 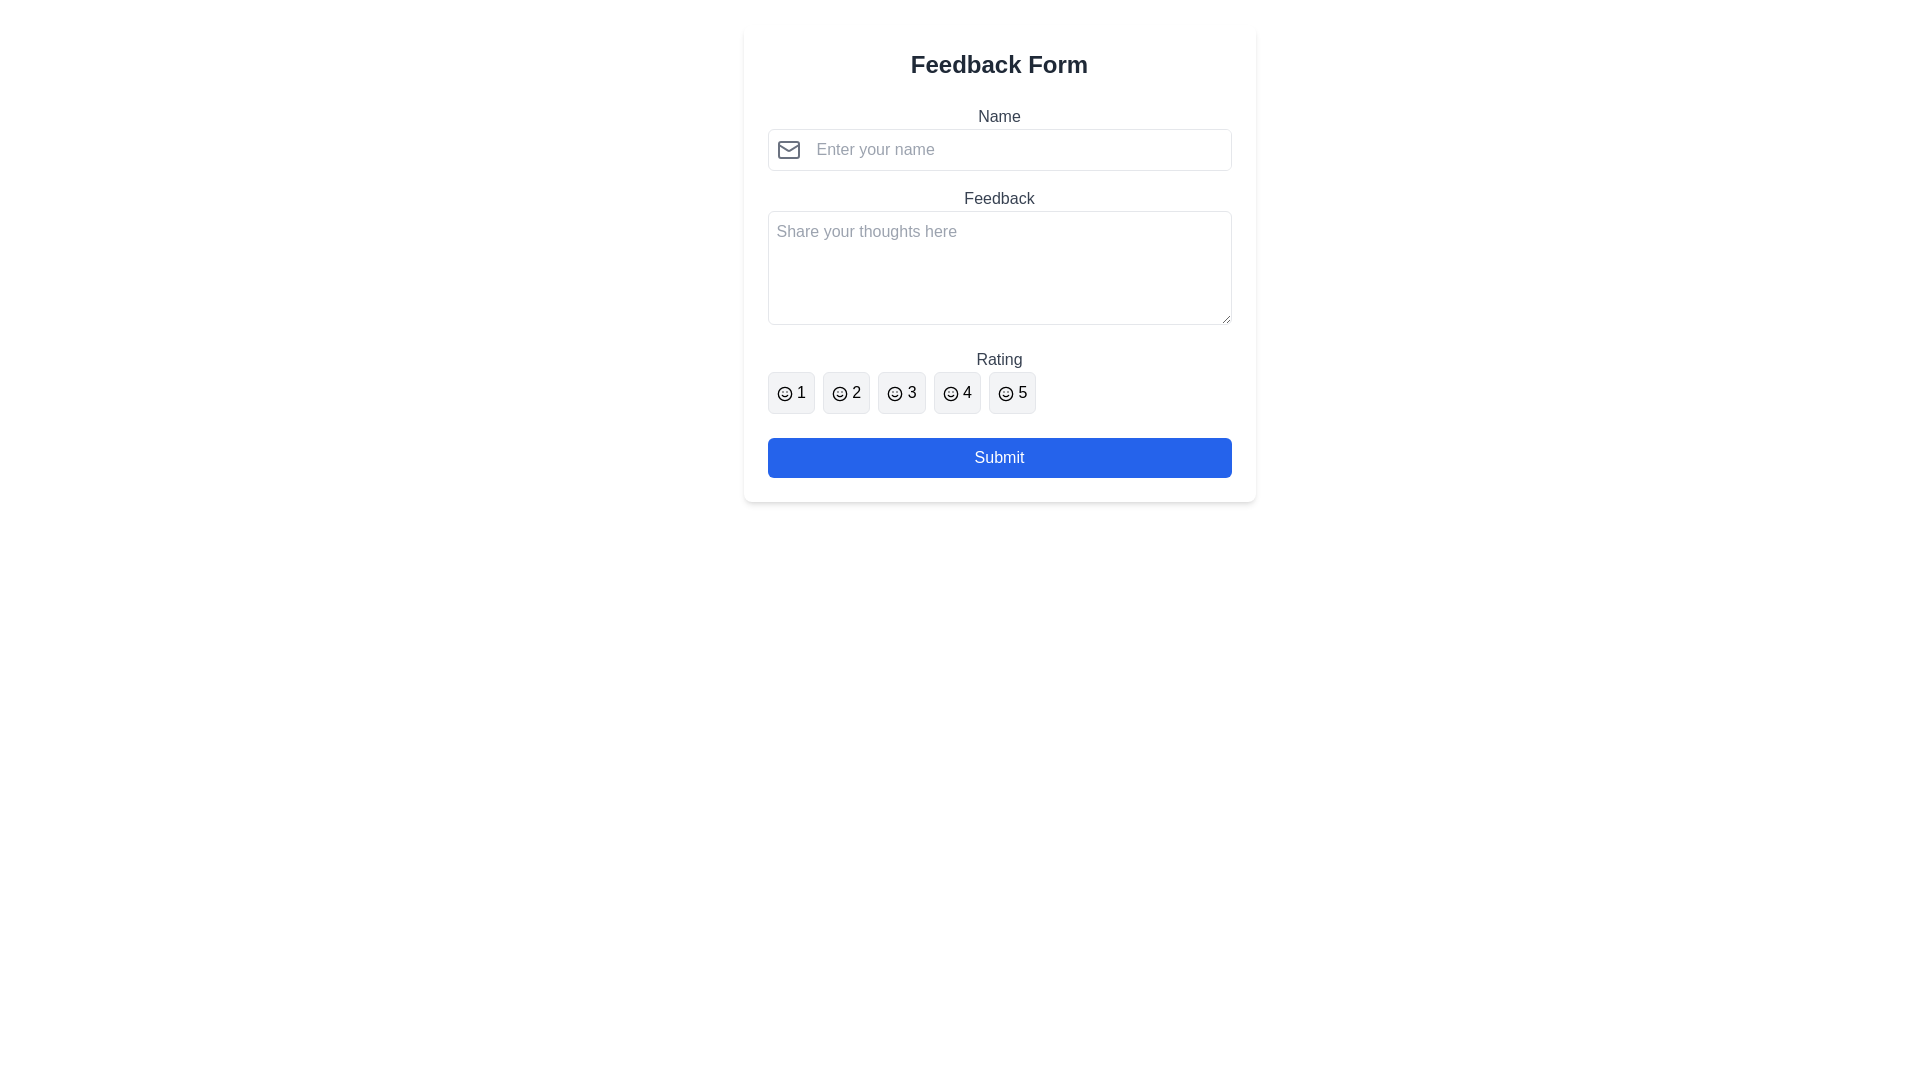 What do you see at coordinates (790, 393) in the screenshot?
I see `the interactive button for selecting a rating of '1'` at bounding box center [790, 393].